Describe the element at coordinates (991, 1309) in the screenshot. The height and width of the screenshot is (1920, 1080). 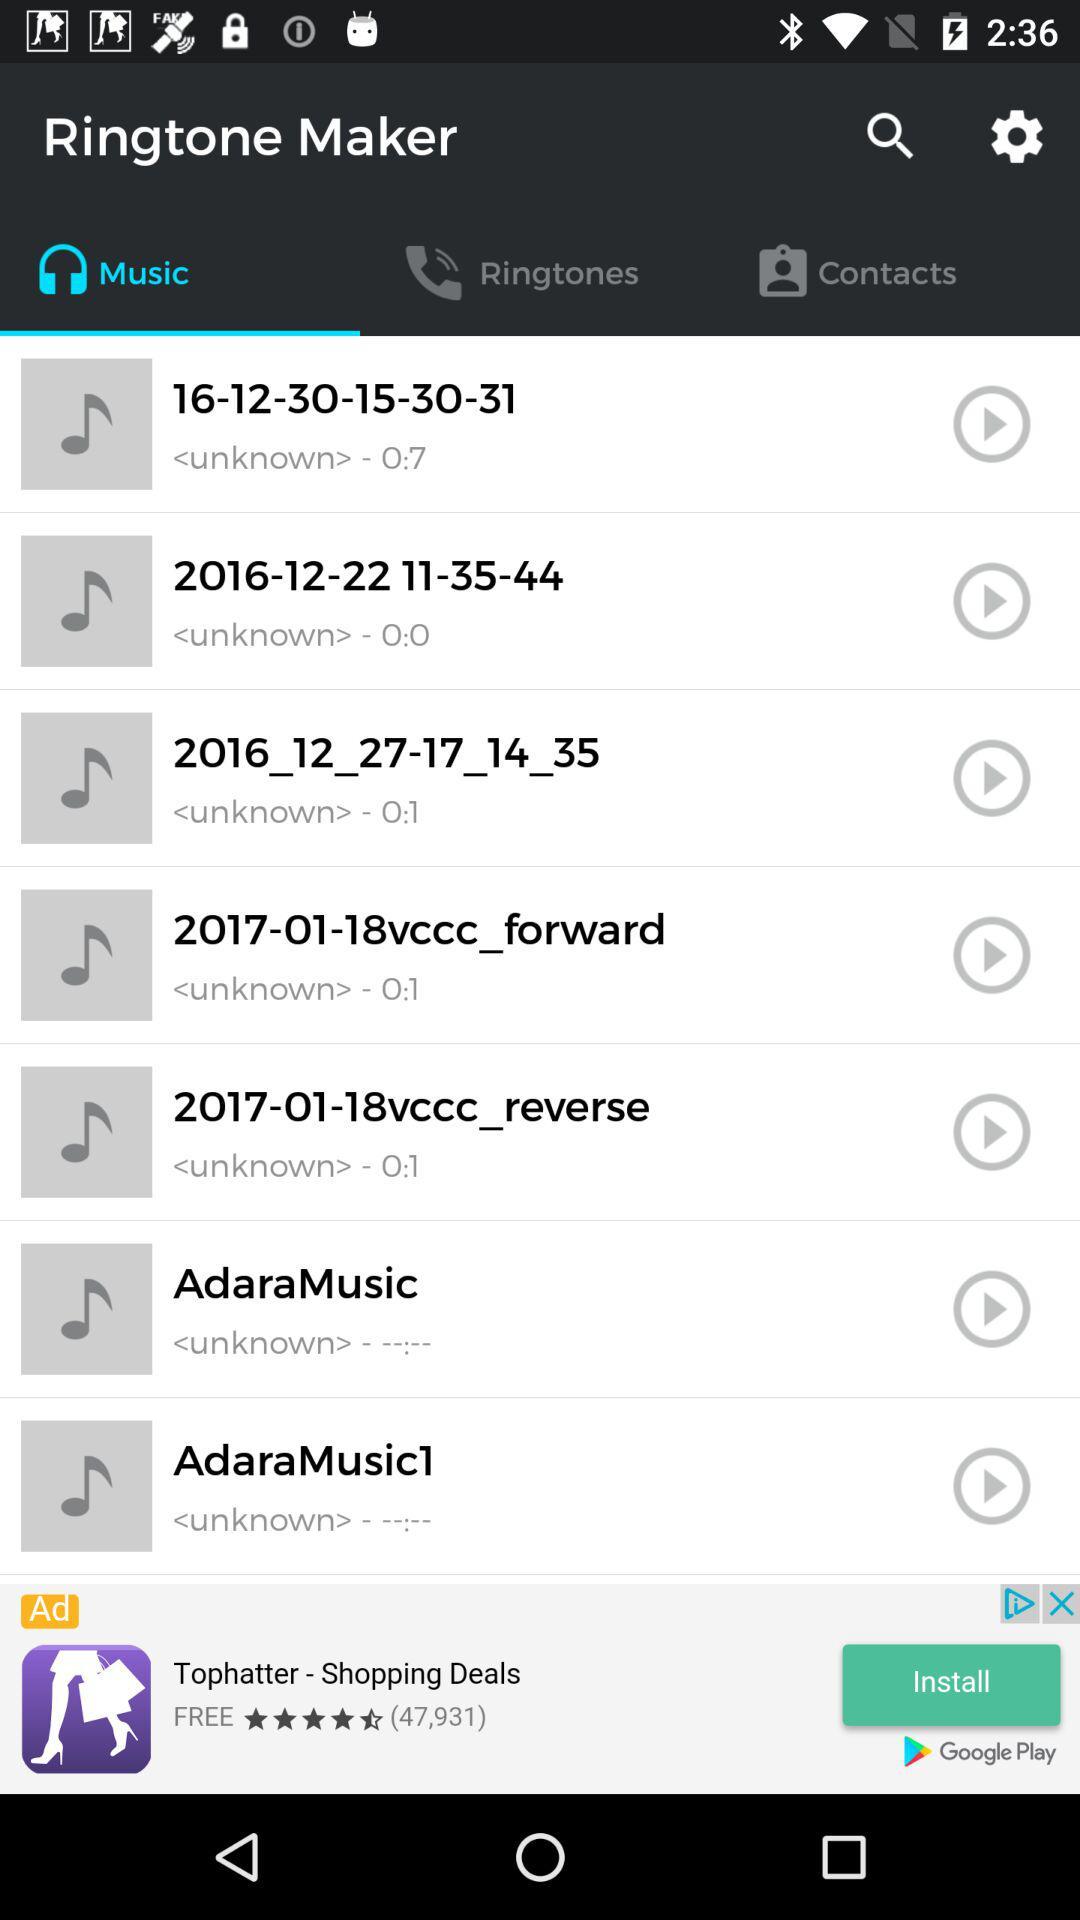
I see `video play` at that location.